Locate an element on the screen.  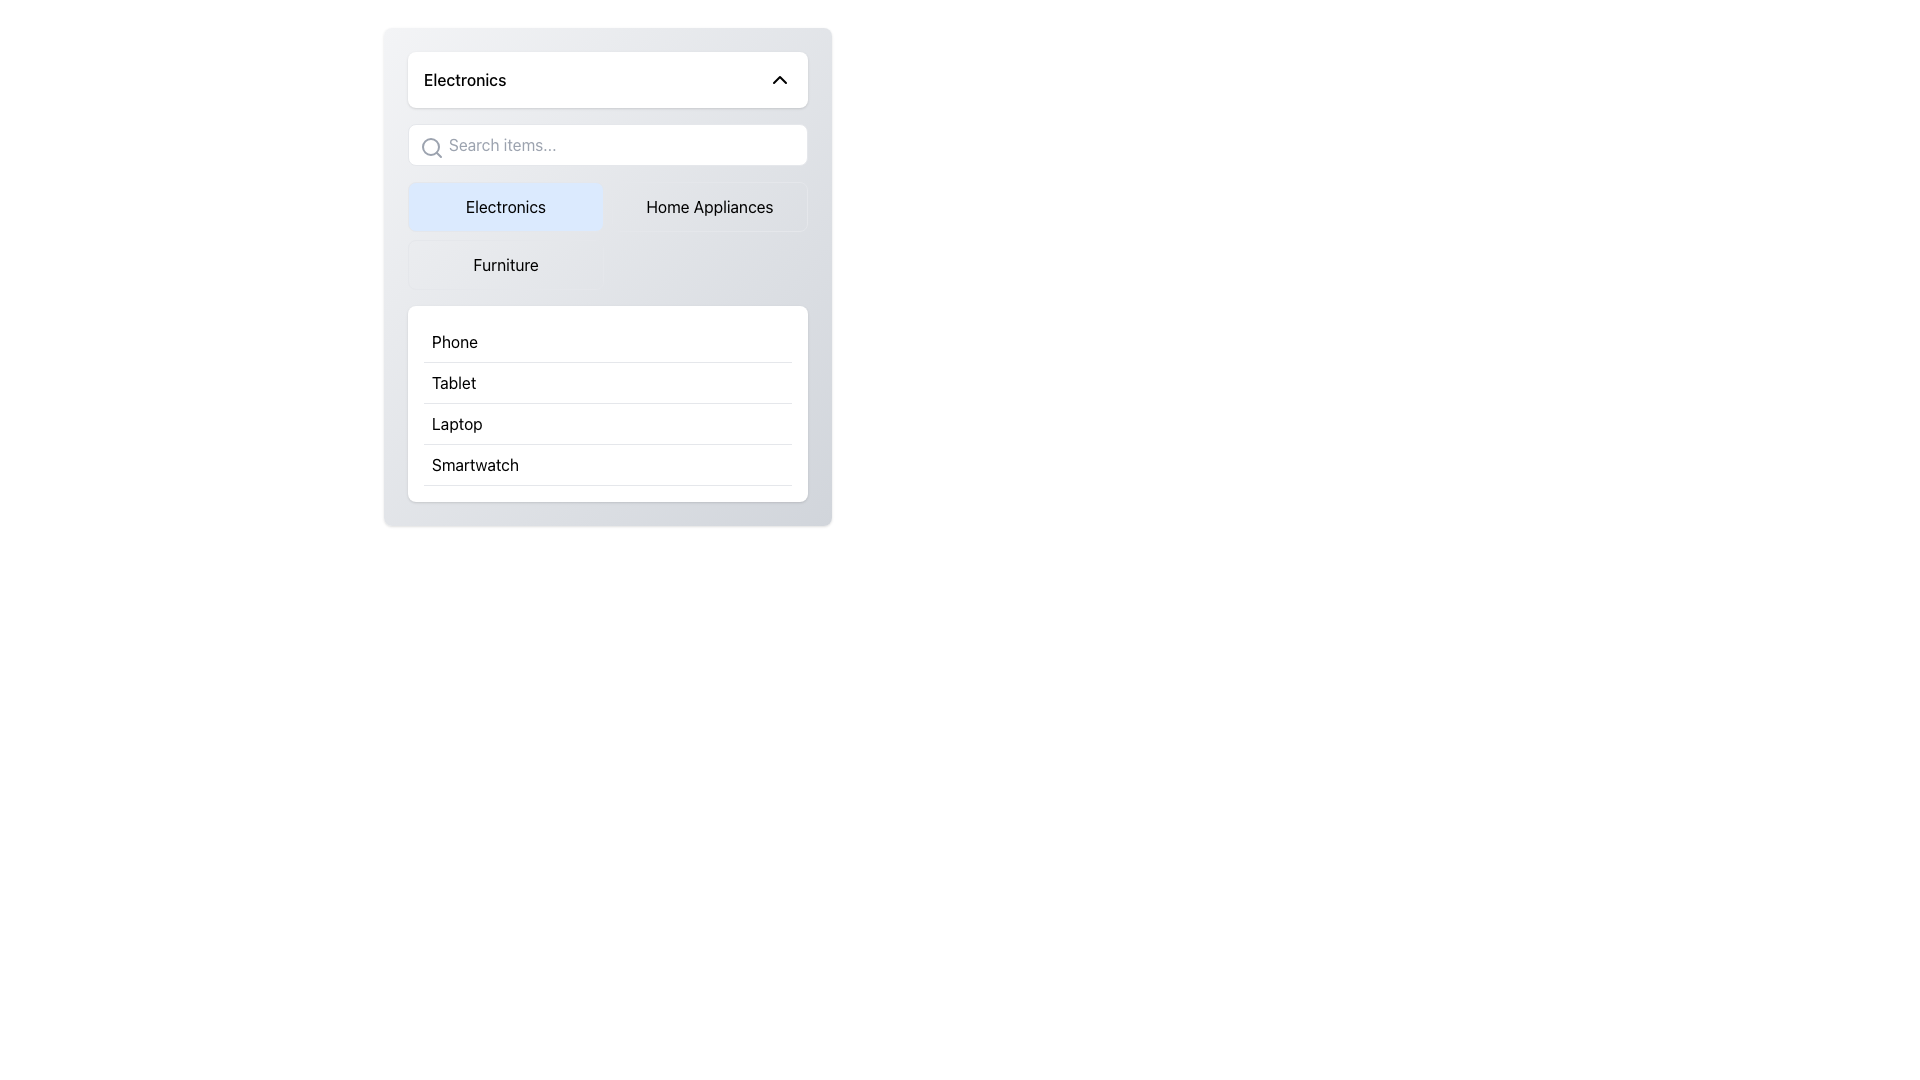
the 'Electronics' category button is located at coordinates (505, 207).